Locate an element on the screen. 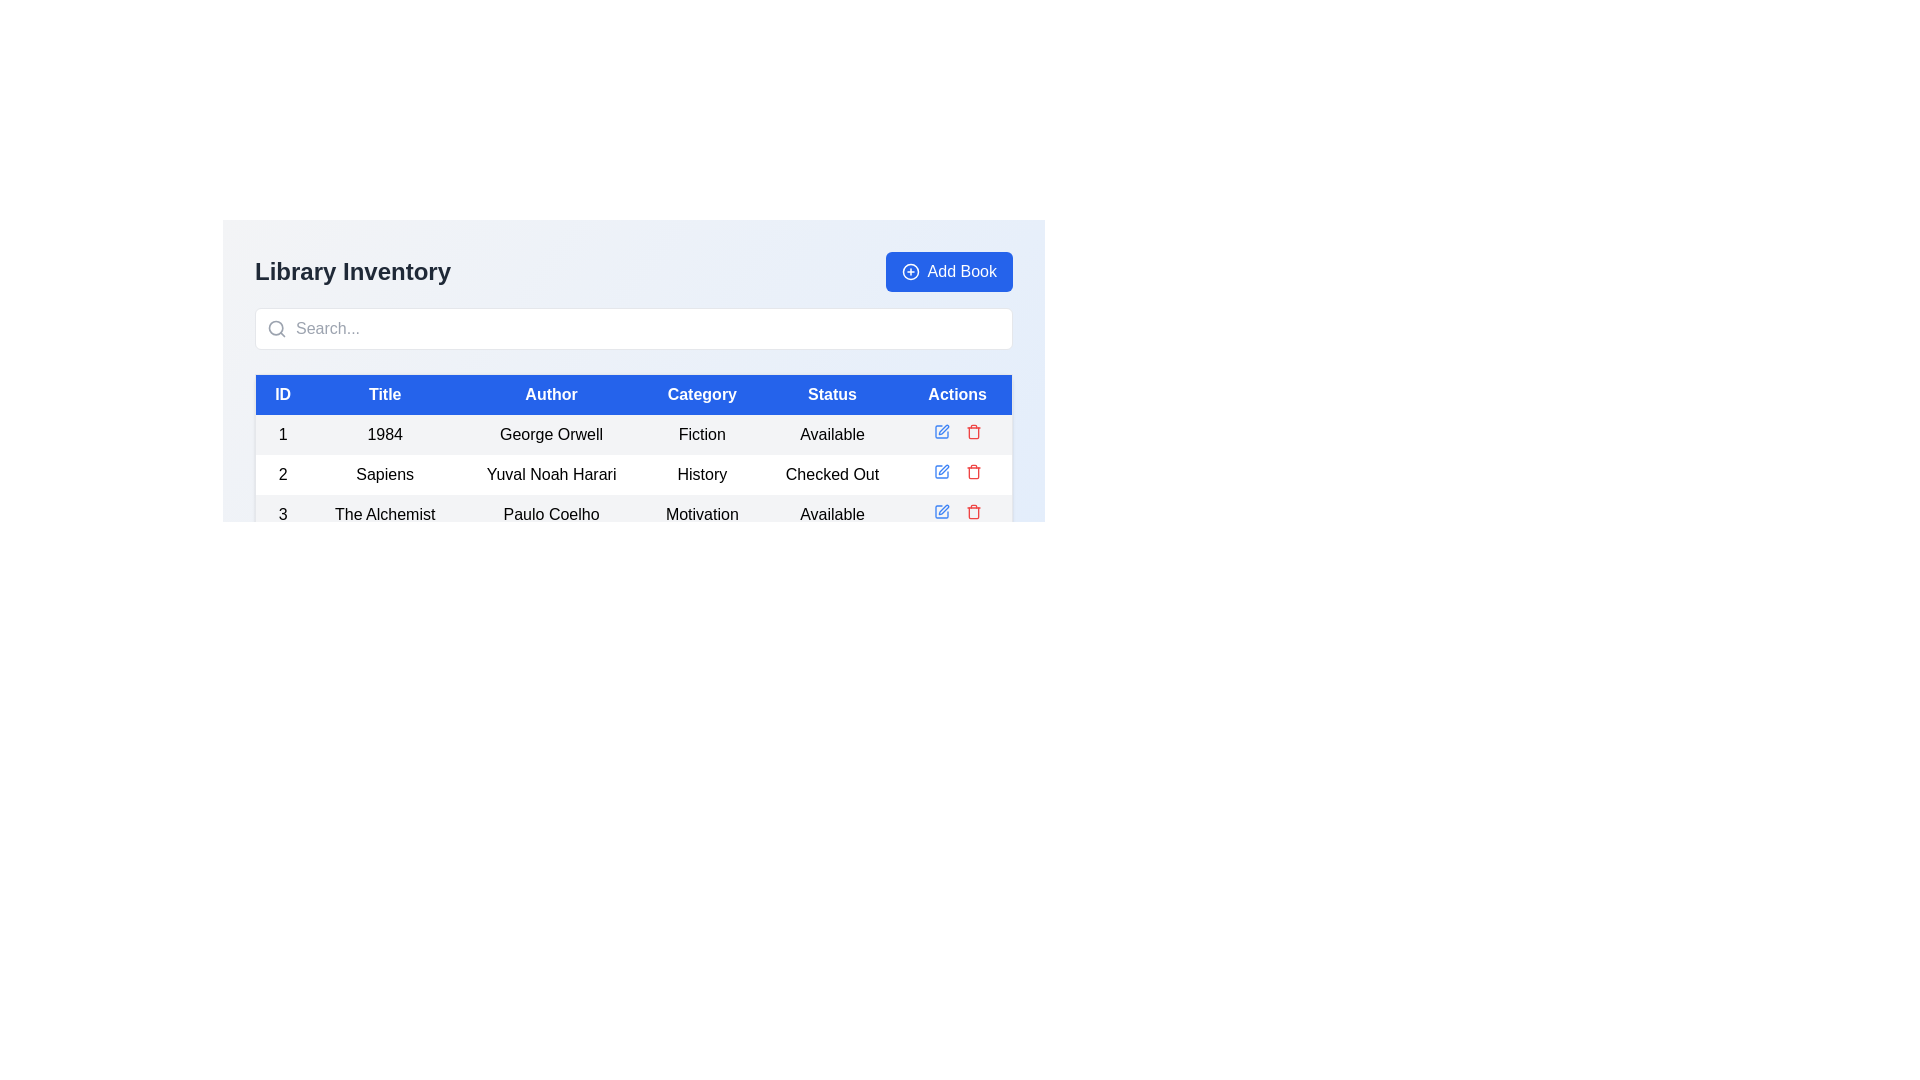  text 'Actions' from the last header cell in the 'Actions' column of the table, which is located to the right of the 'Status' header is located at coordinates (956, 394).